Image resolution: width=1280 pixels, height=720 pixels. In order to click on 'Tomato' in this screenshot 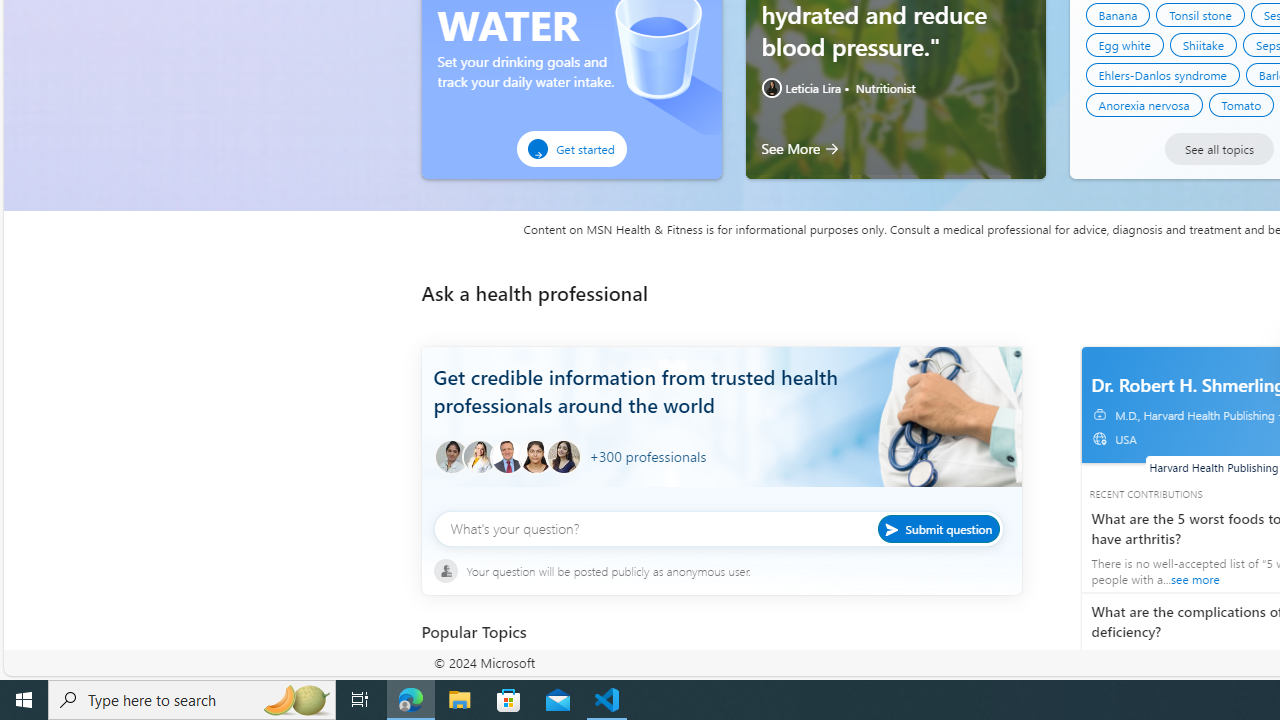, I will do `click(1240, 104)`.